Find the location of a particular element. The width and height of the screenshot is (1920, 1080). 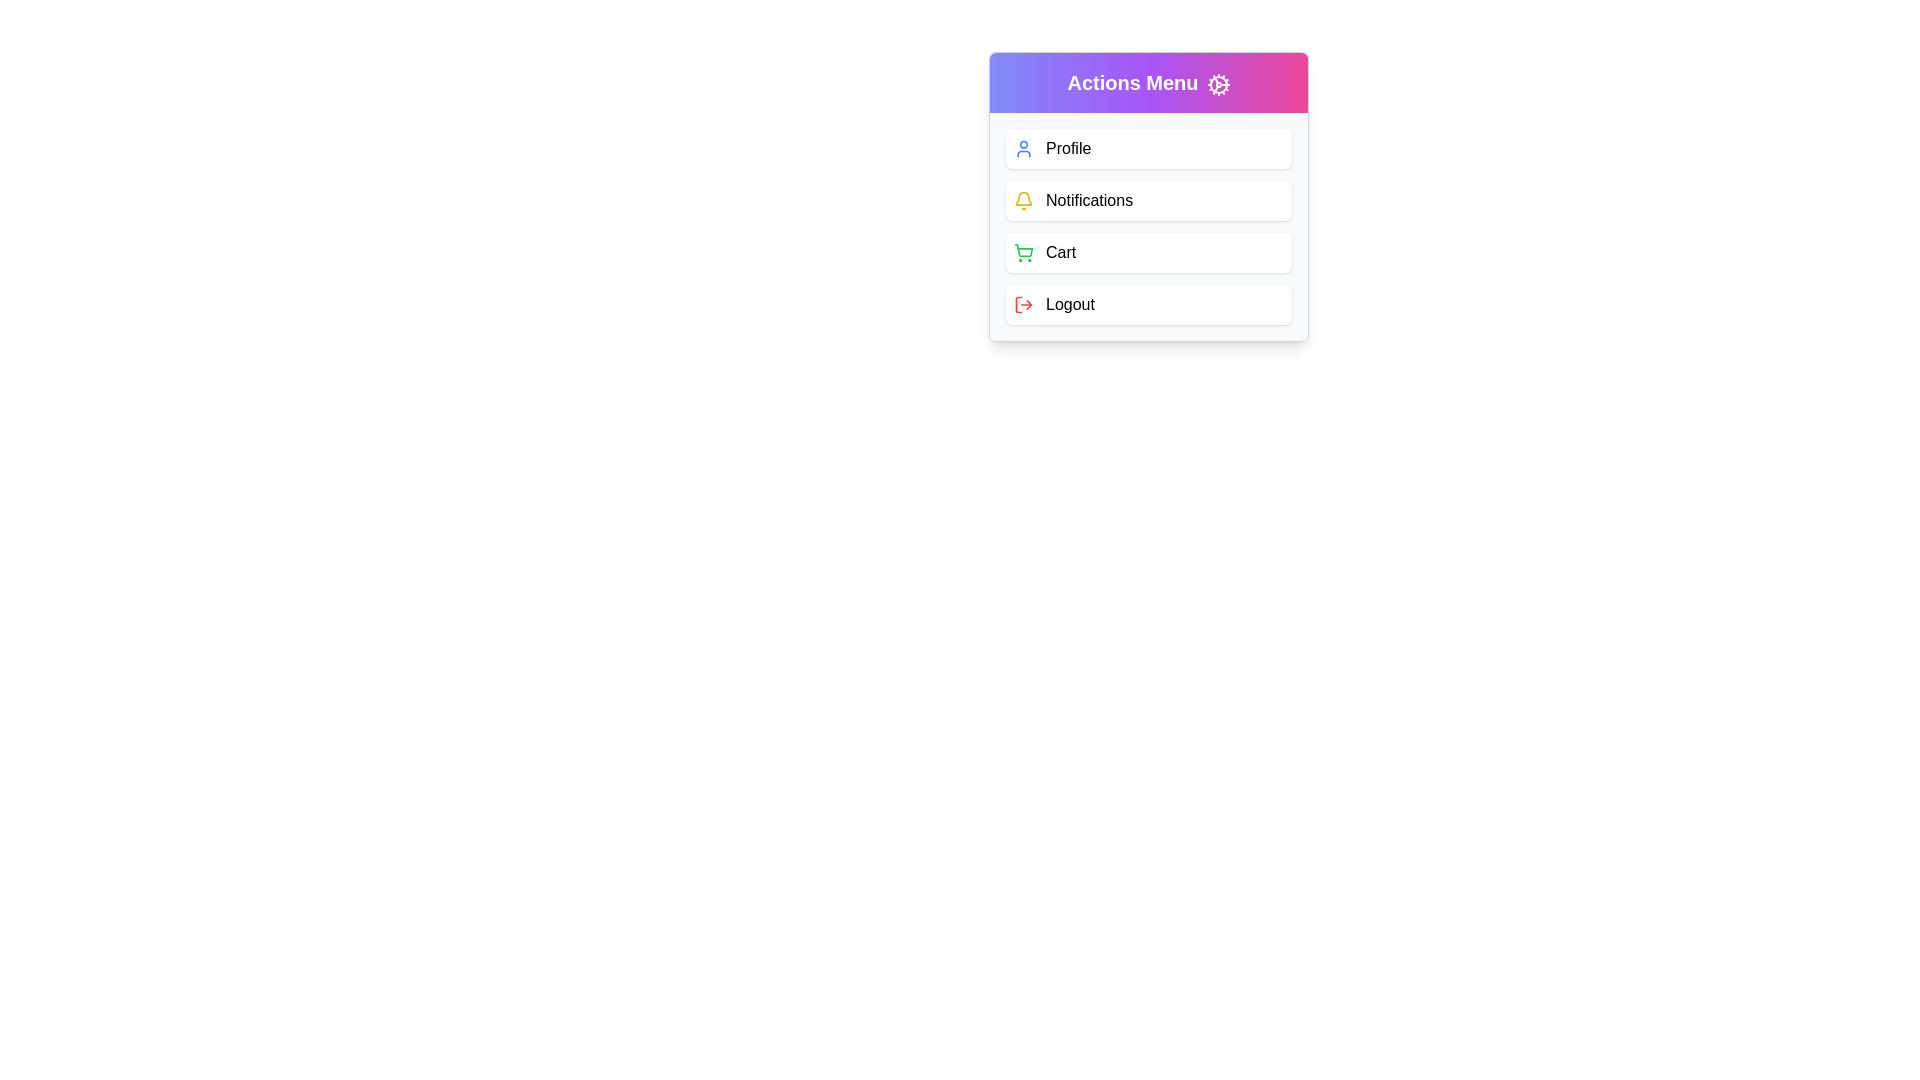

the 'Logout' option in the menu is located at coordinates (1148, 304).